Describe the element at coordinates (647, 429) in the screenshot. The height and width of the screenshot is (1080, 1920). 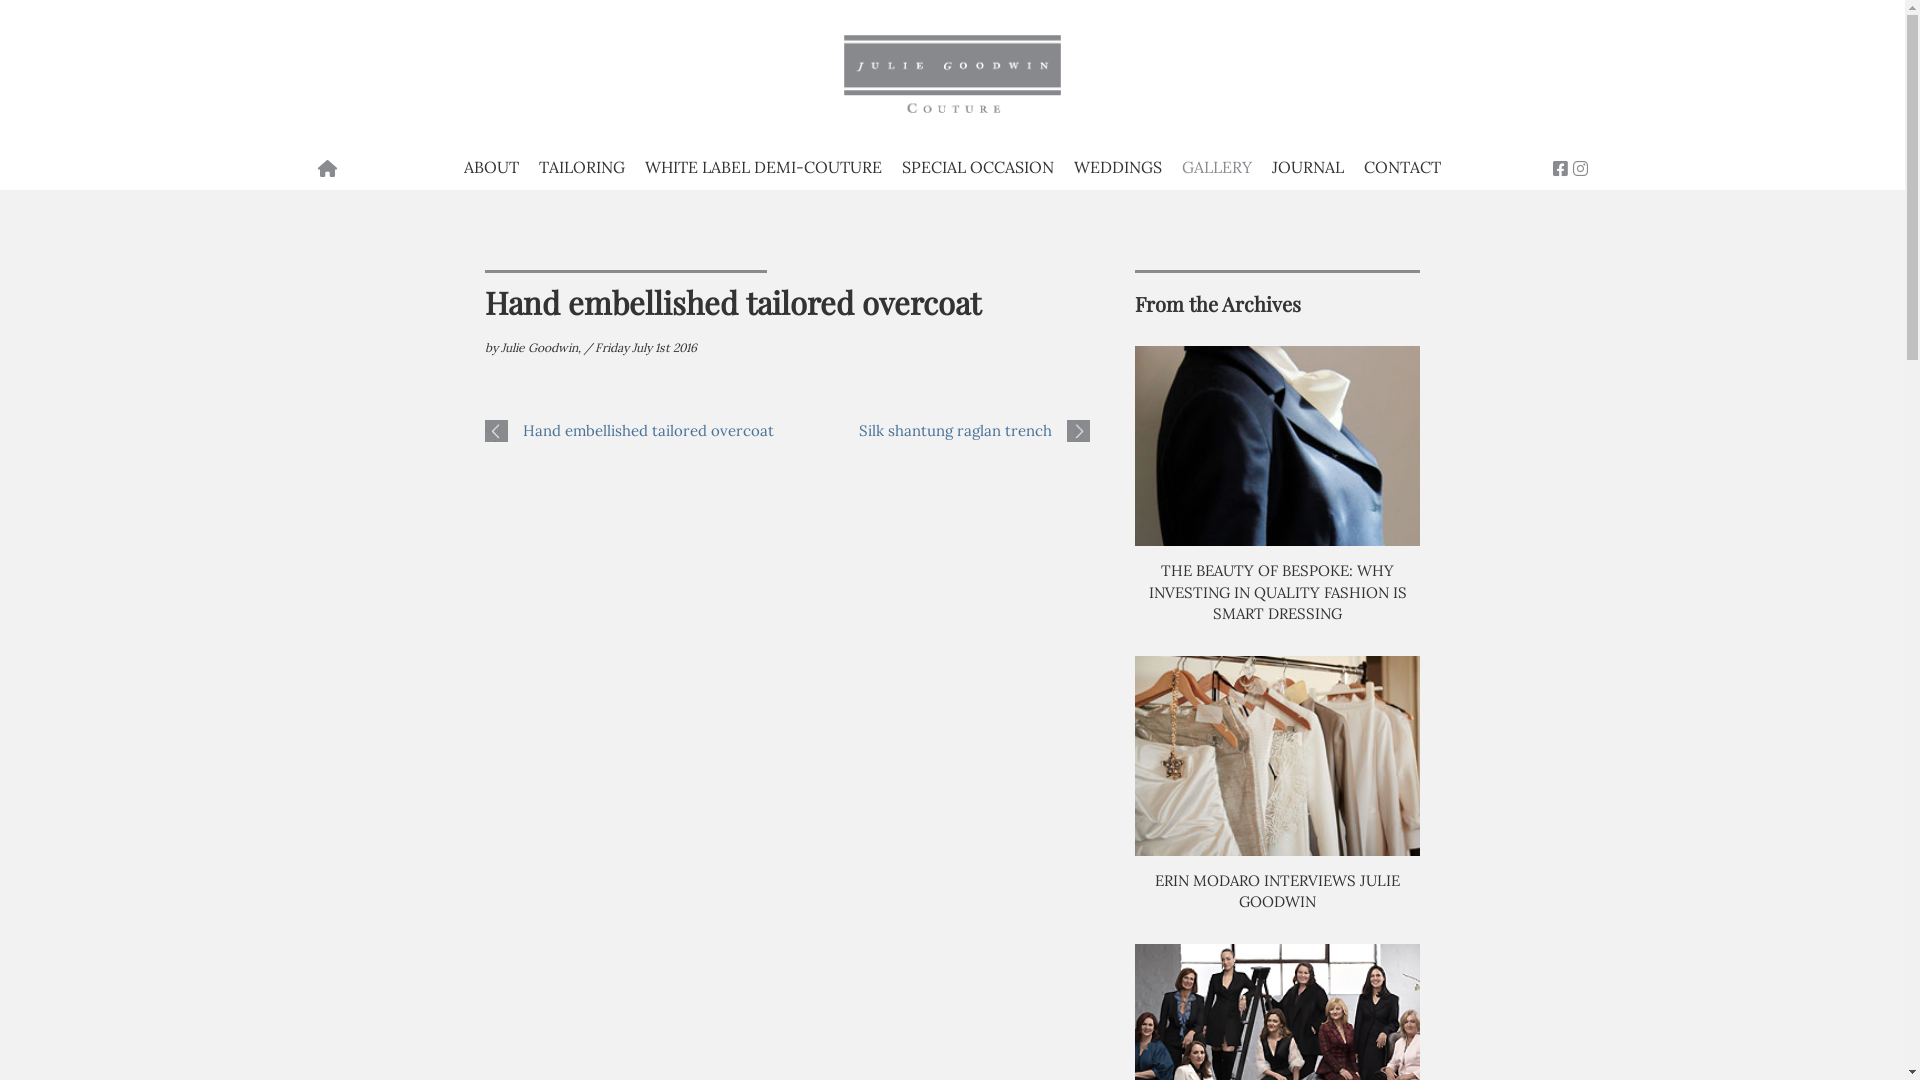
I see `'Hand embellished tailored overcoat'` at that location.